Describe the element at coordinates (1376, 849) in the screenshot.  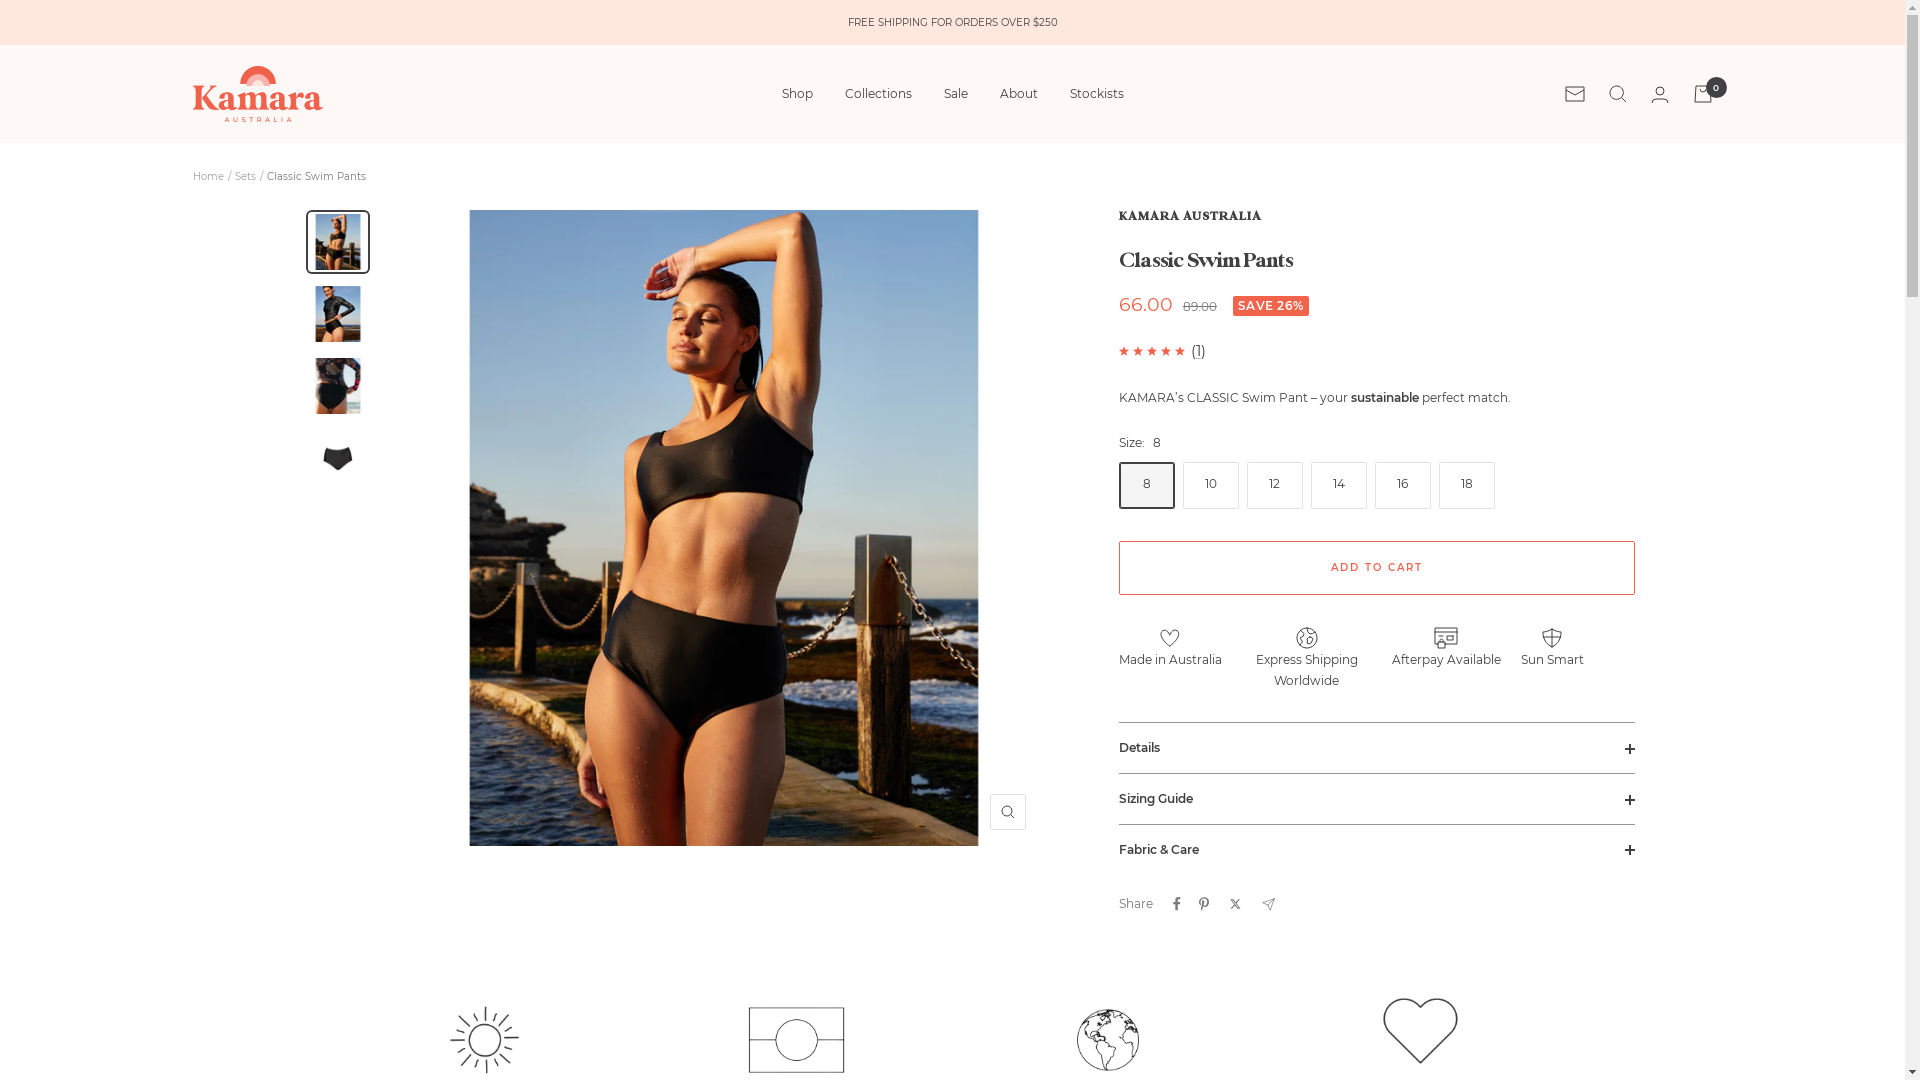
I see `'Fabric & Care'` at that location.